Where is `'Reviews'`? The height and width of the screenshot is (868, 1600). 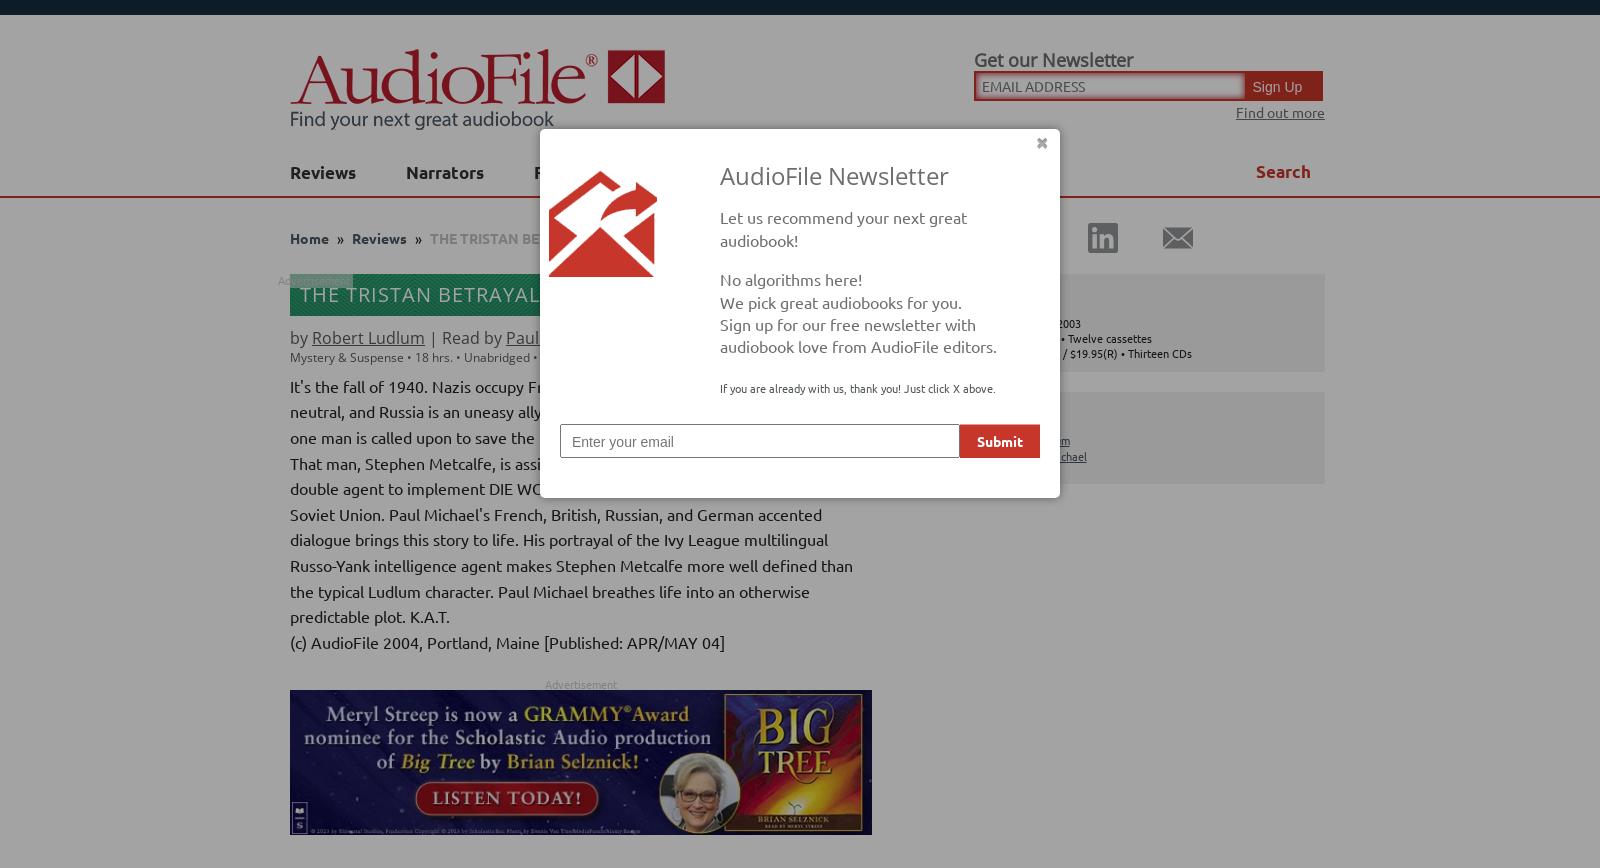 'Reviews' is located at coordinates (352, 237).